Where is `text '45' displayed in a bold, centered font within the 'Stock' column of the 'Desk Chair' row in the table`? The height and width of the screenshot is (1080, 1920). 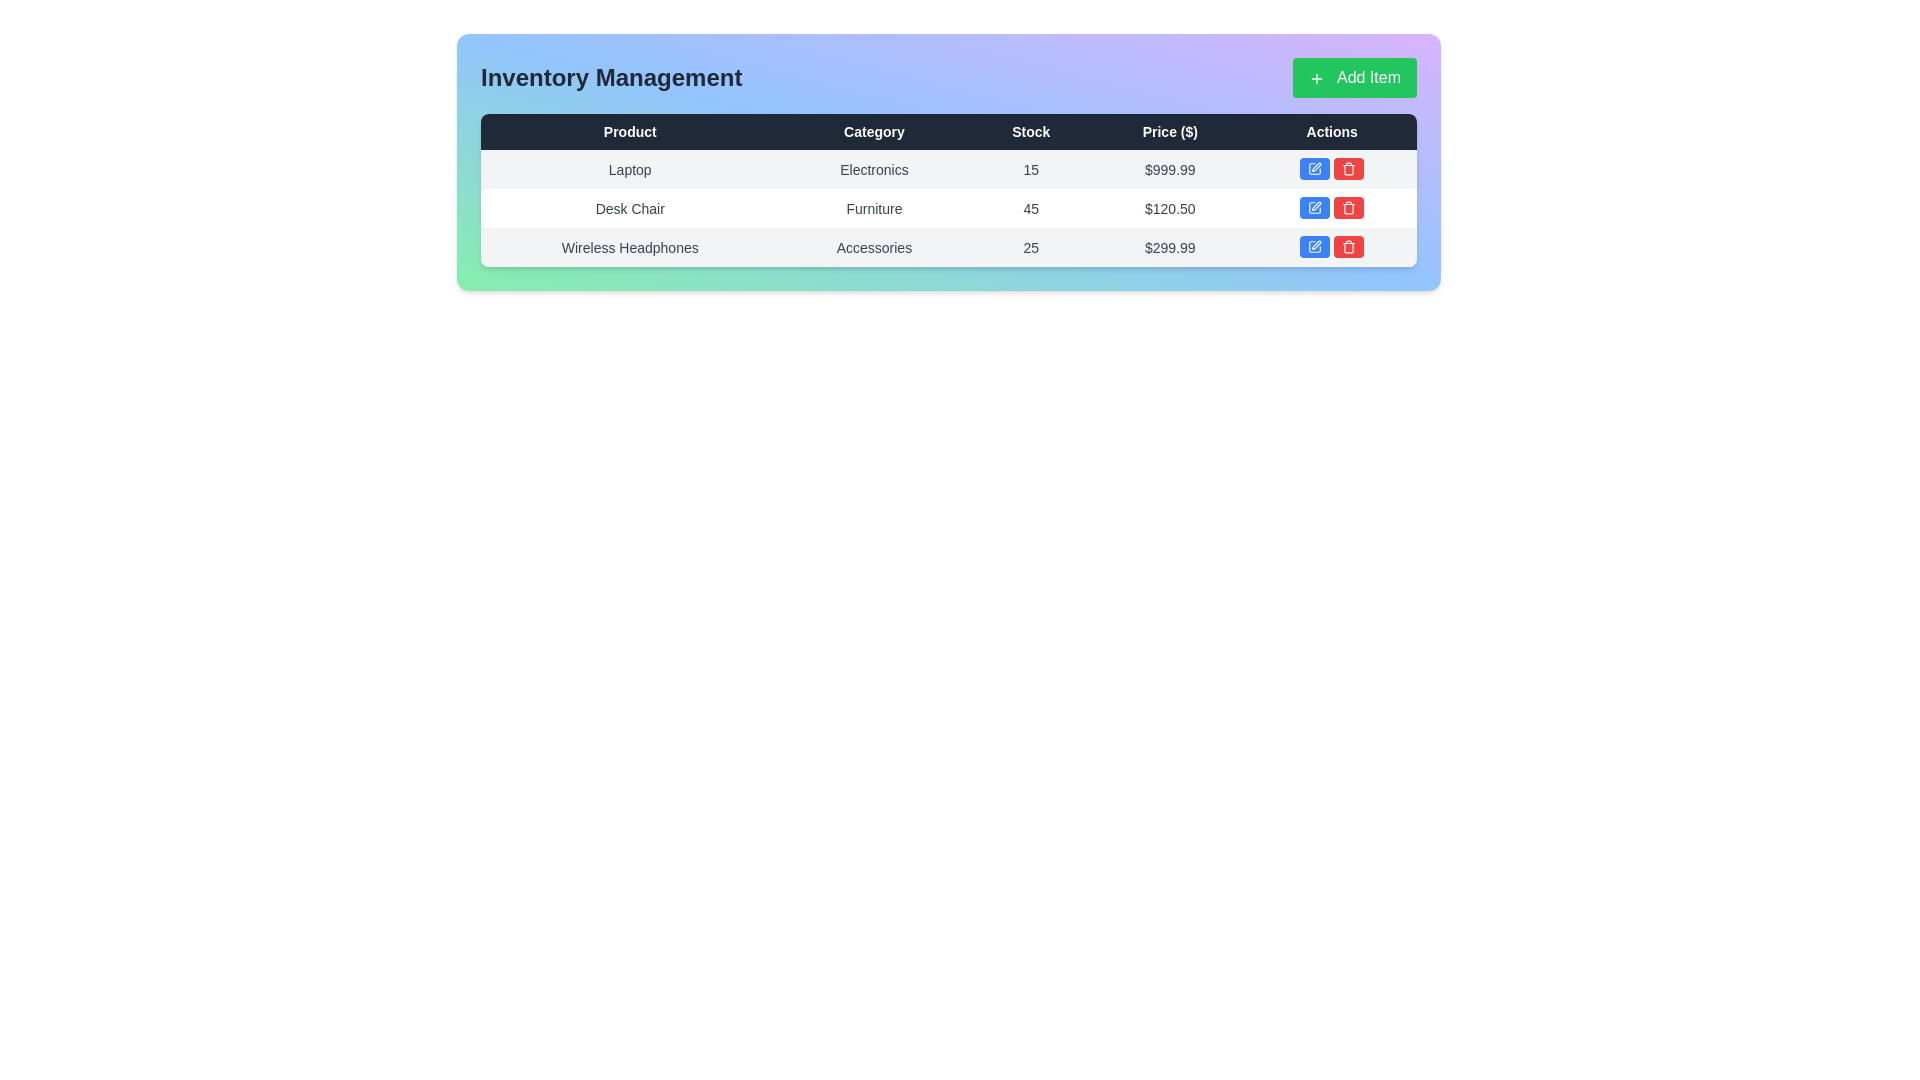
text '45' displayed in a bold, centered font within the 'Stock' column of the 'Desk Chair' row in the table is located at coordinates (1031, 208).